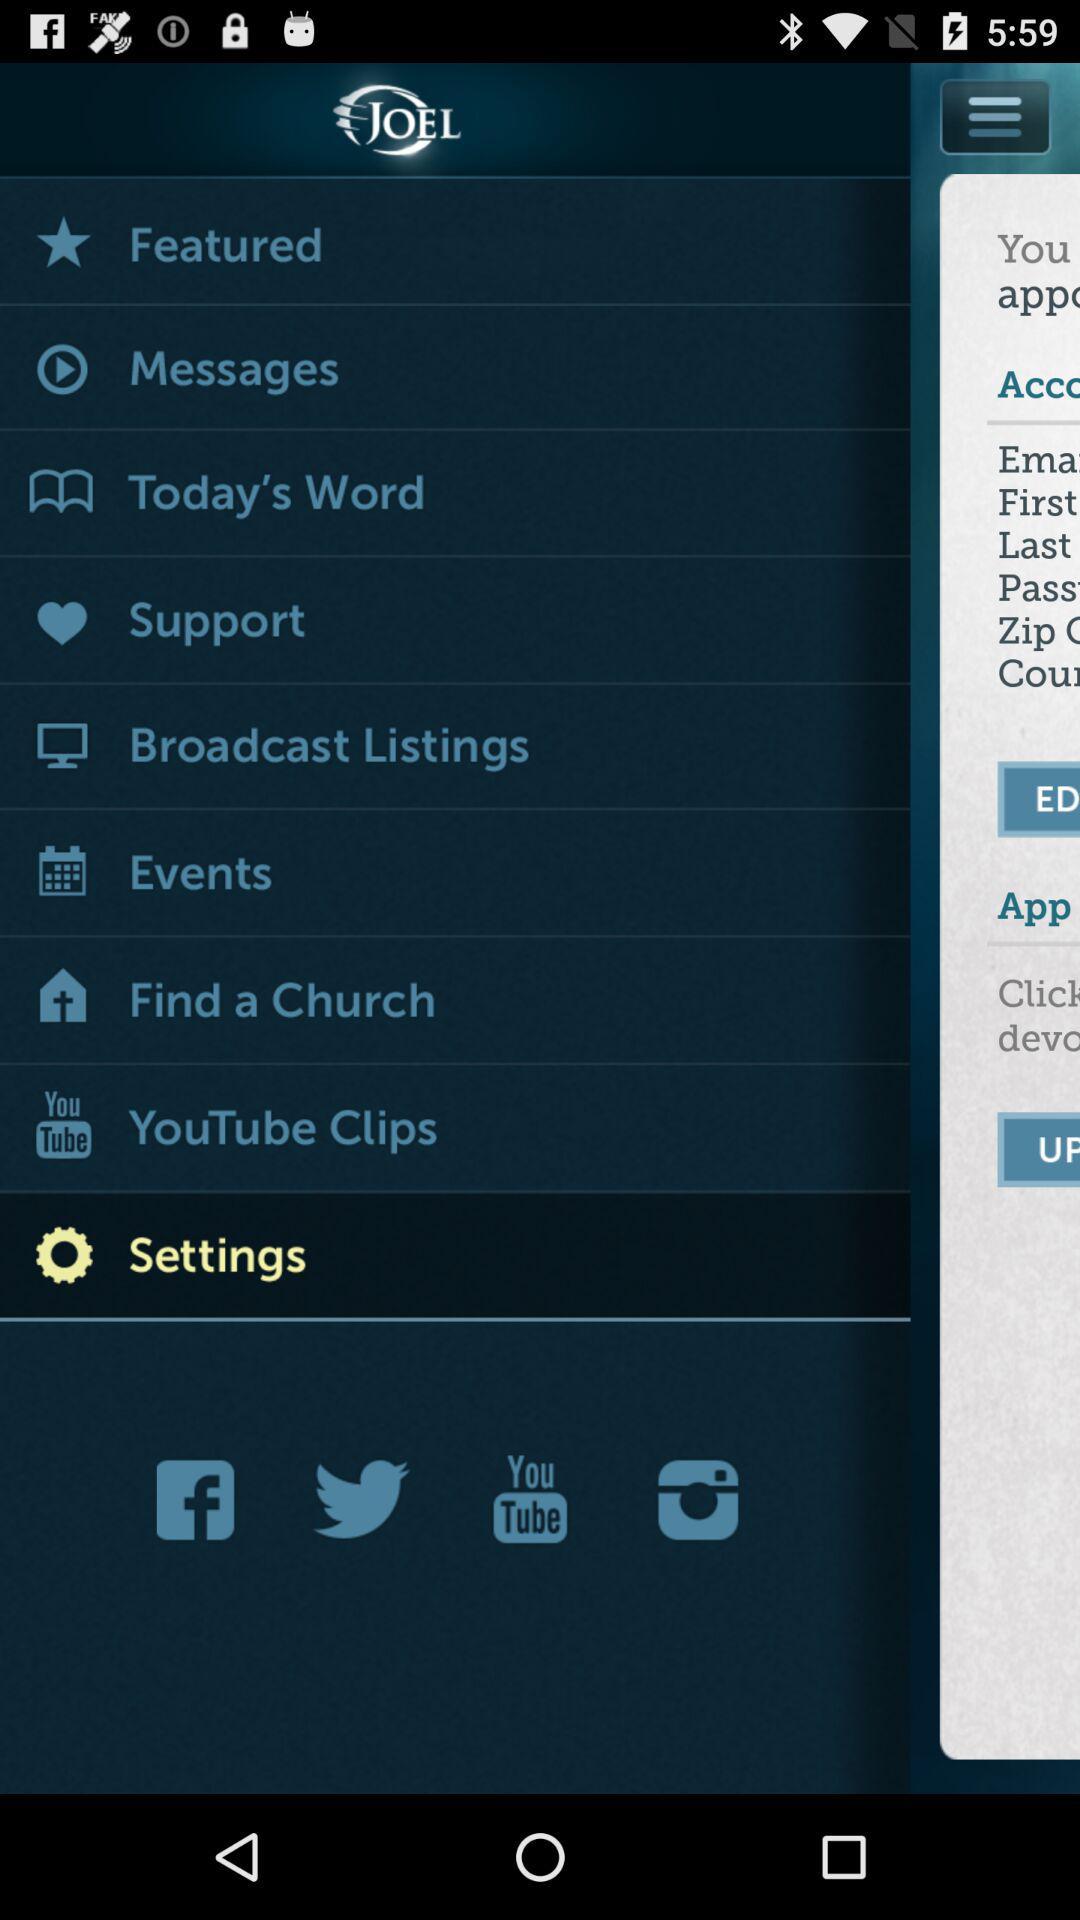 Image resolution: width=1080 pixels, height=1920 pixels. I want to click on the church 's youtube videos, so click(455, 1130).